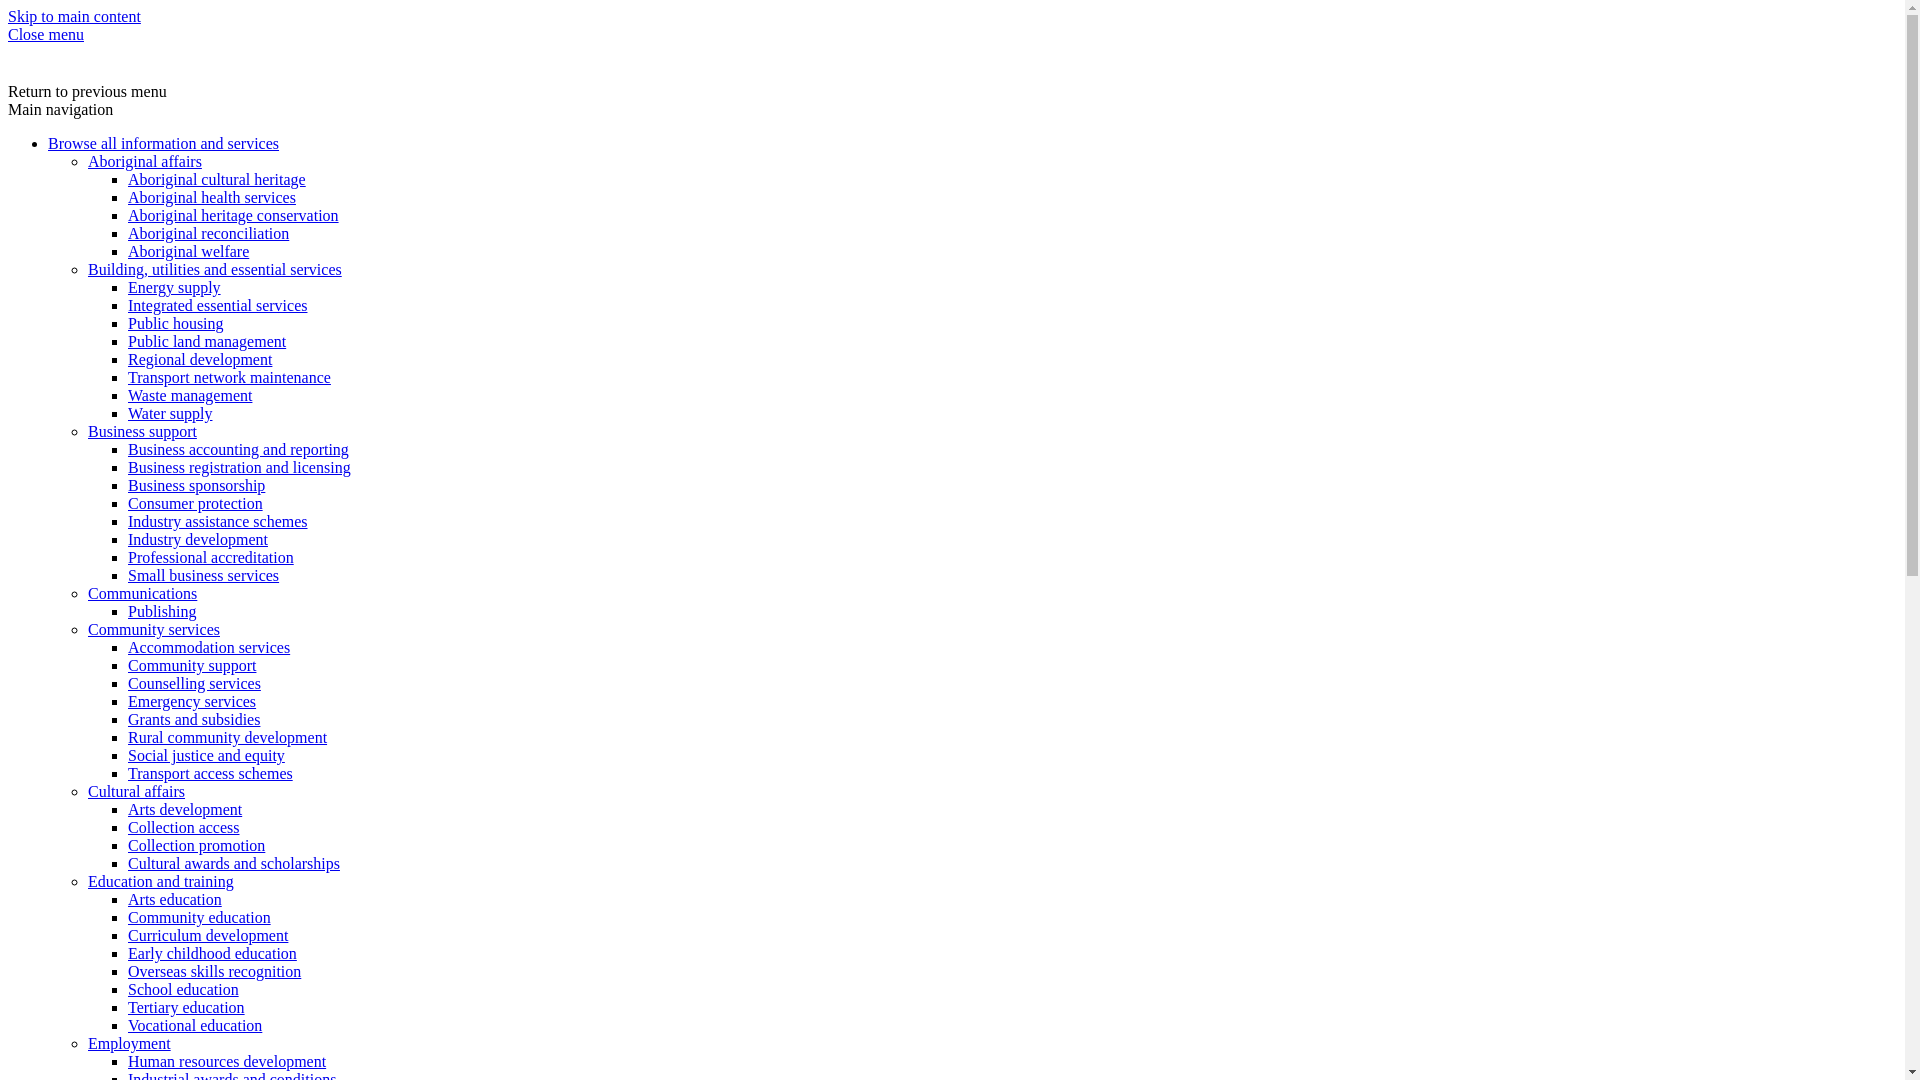  What do you see at coordinates (239, 467) in the screenshot?
I see `'Business registration and licensing'` at bounding box center [239, 467].